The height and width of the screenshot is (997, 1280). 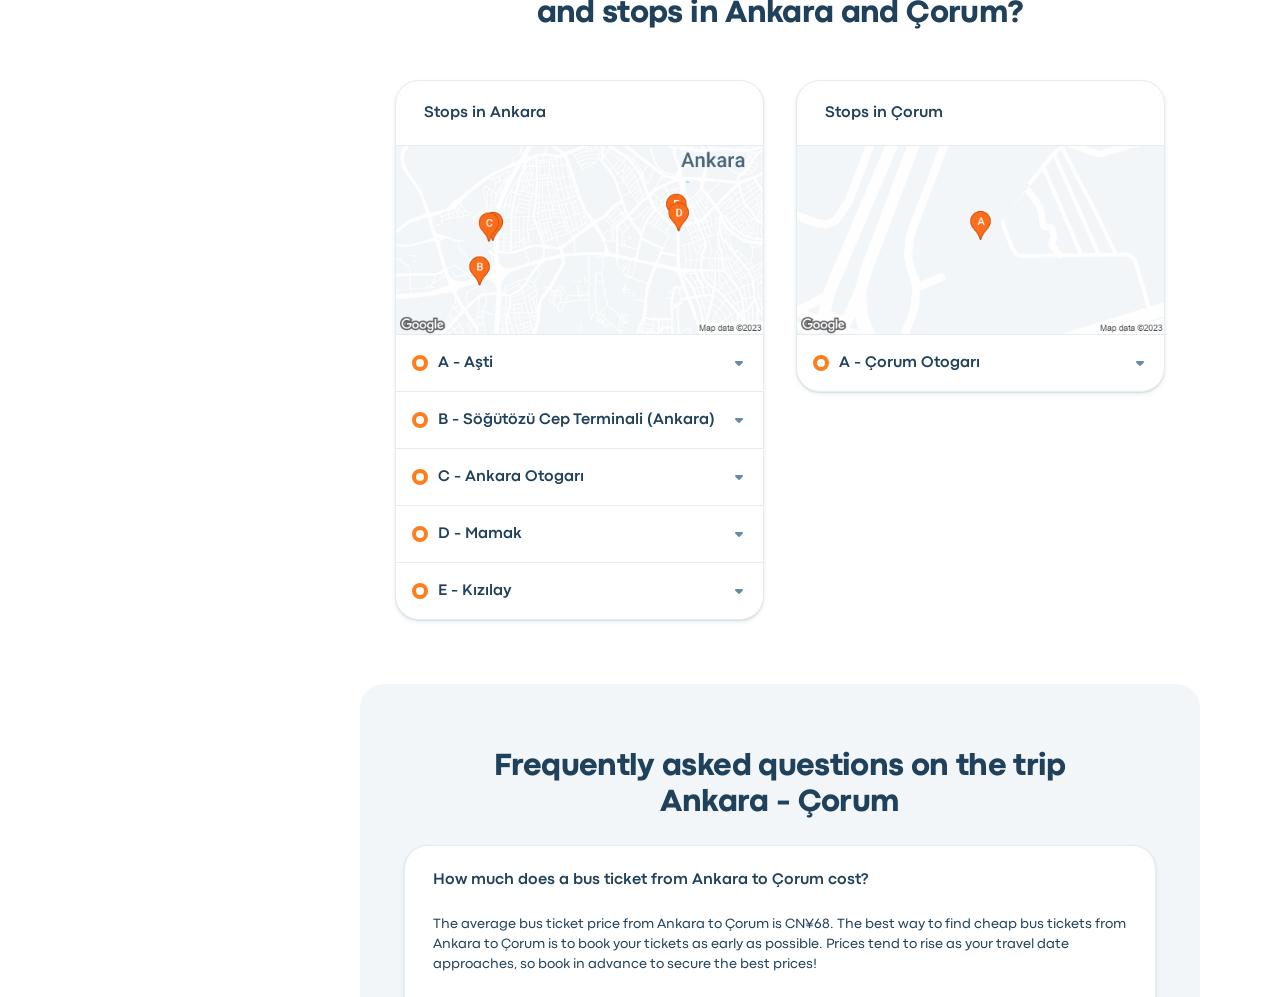 I want to click on 'A - Çorum Otogarı', so click(x=908, y=361).